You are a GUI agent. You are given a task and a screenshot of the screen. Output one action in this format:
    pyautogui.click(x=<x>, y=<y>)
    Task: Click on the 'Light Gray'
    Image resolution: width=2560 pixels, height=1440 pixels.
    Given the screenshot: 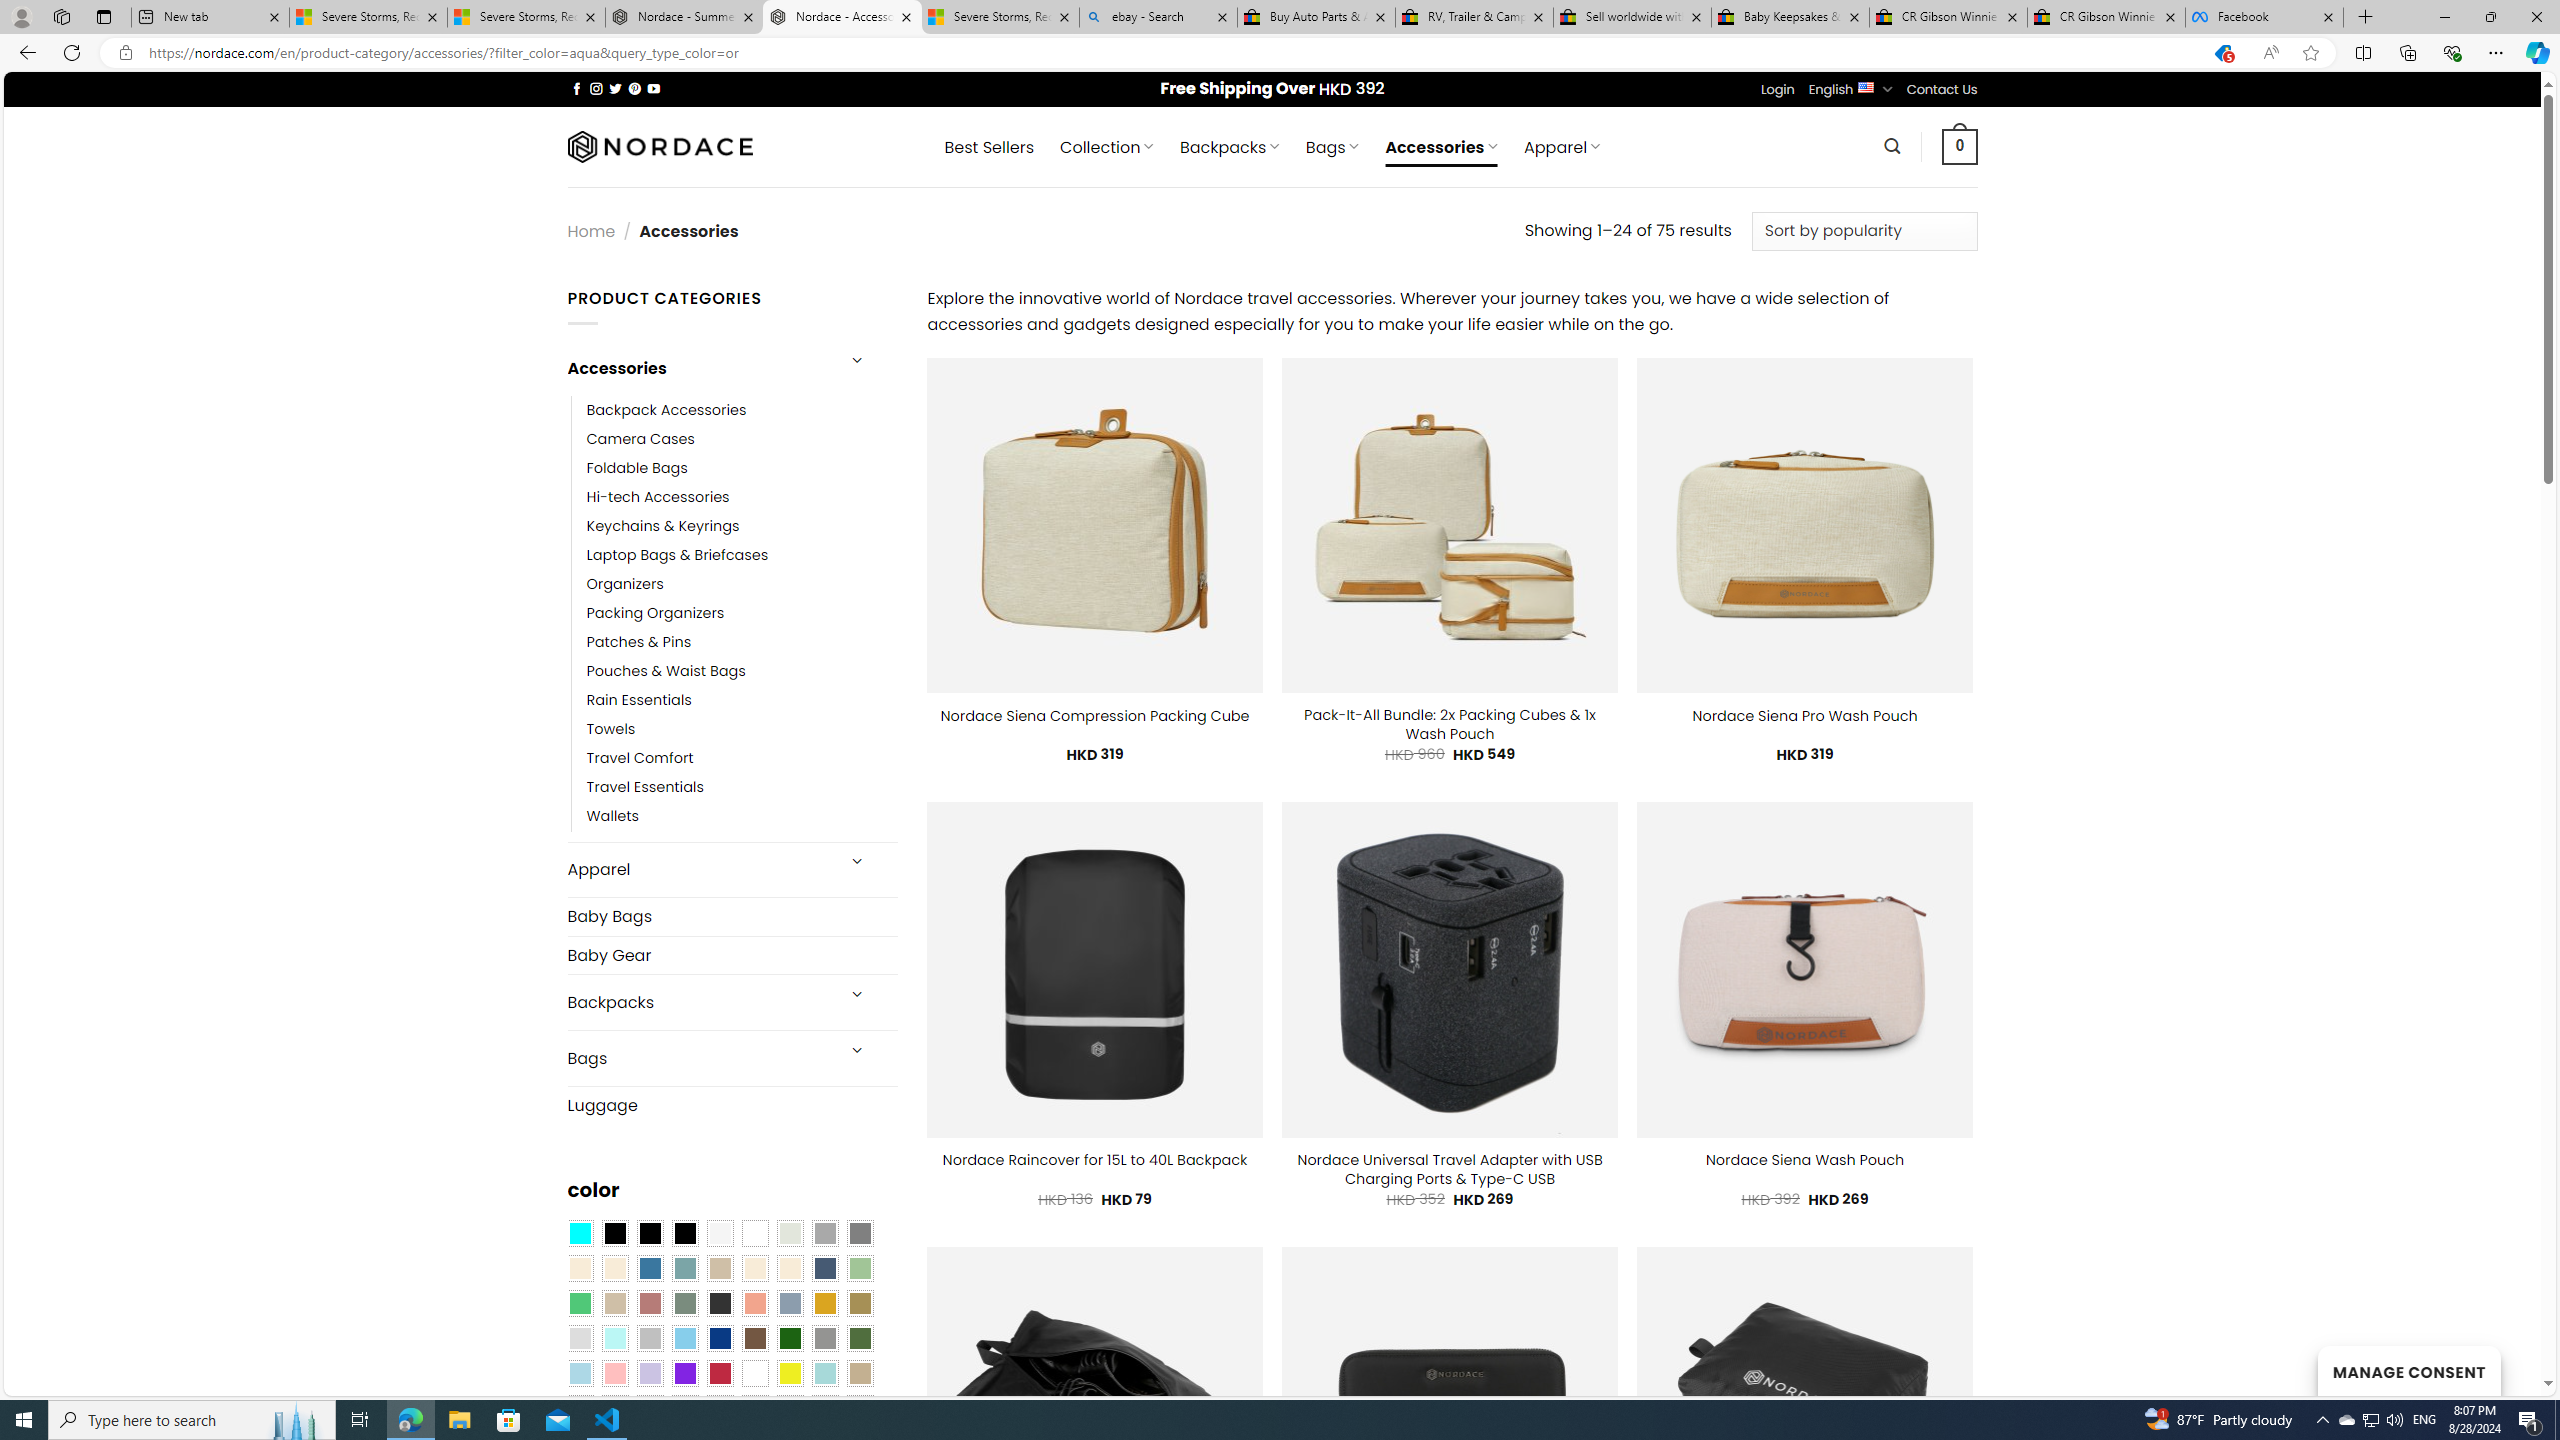 What is the action you would take?
    pyautogui.click(x=578, y=1338)
    